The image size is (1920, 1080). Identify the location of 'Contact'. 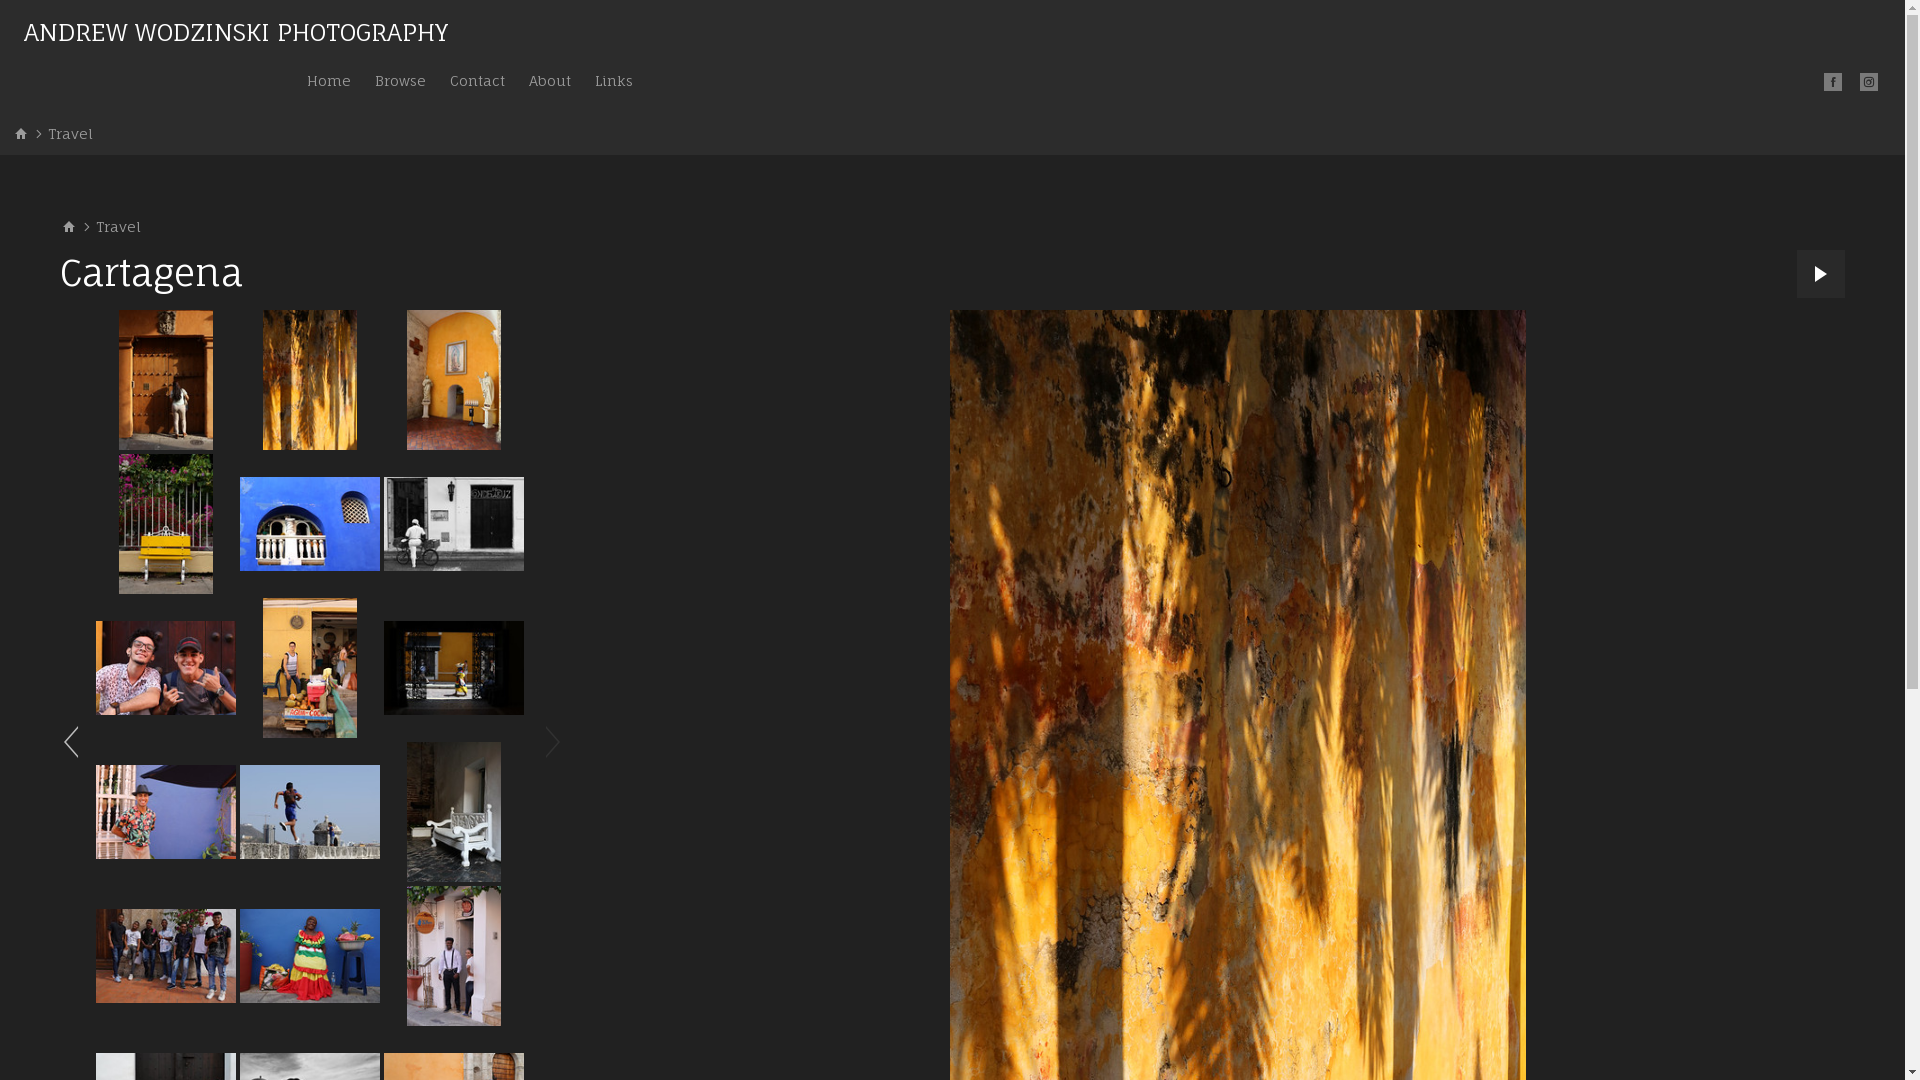
(476, 79).